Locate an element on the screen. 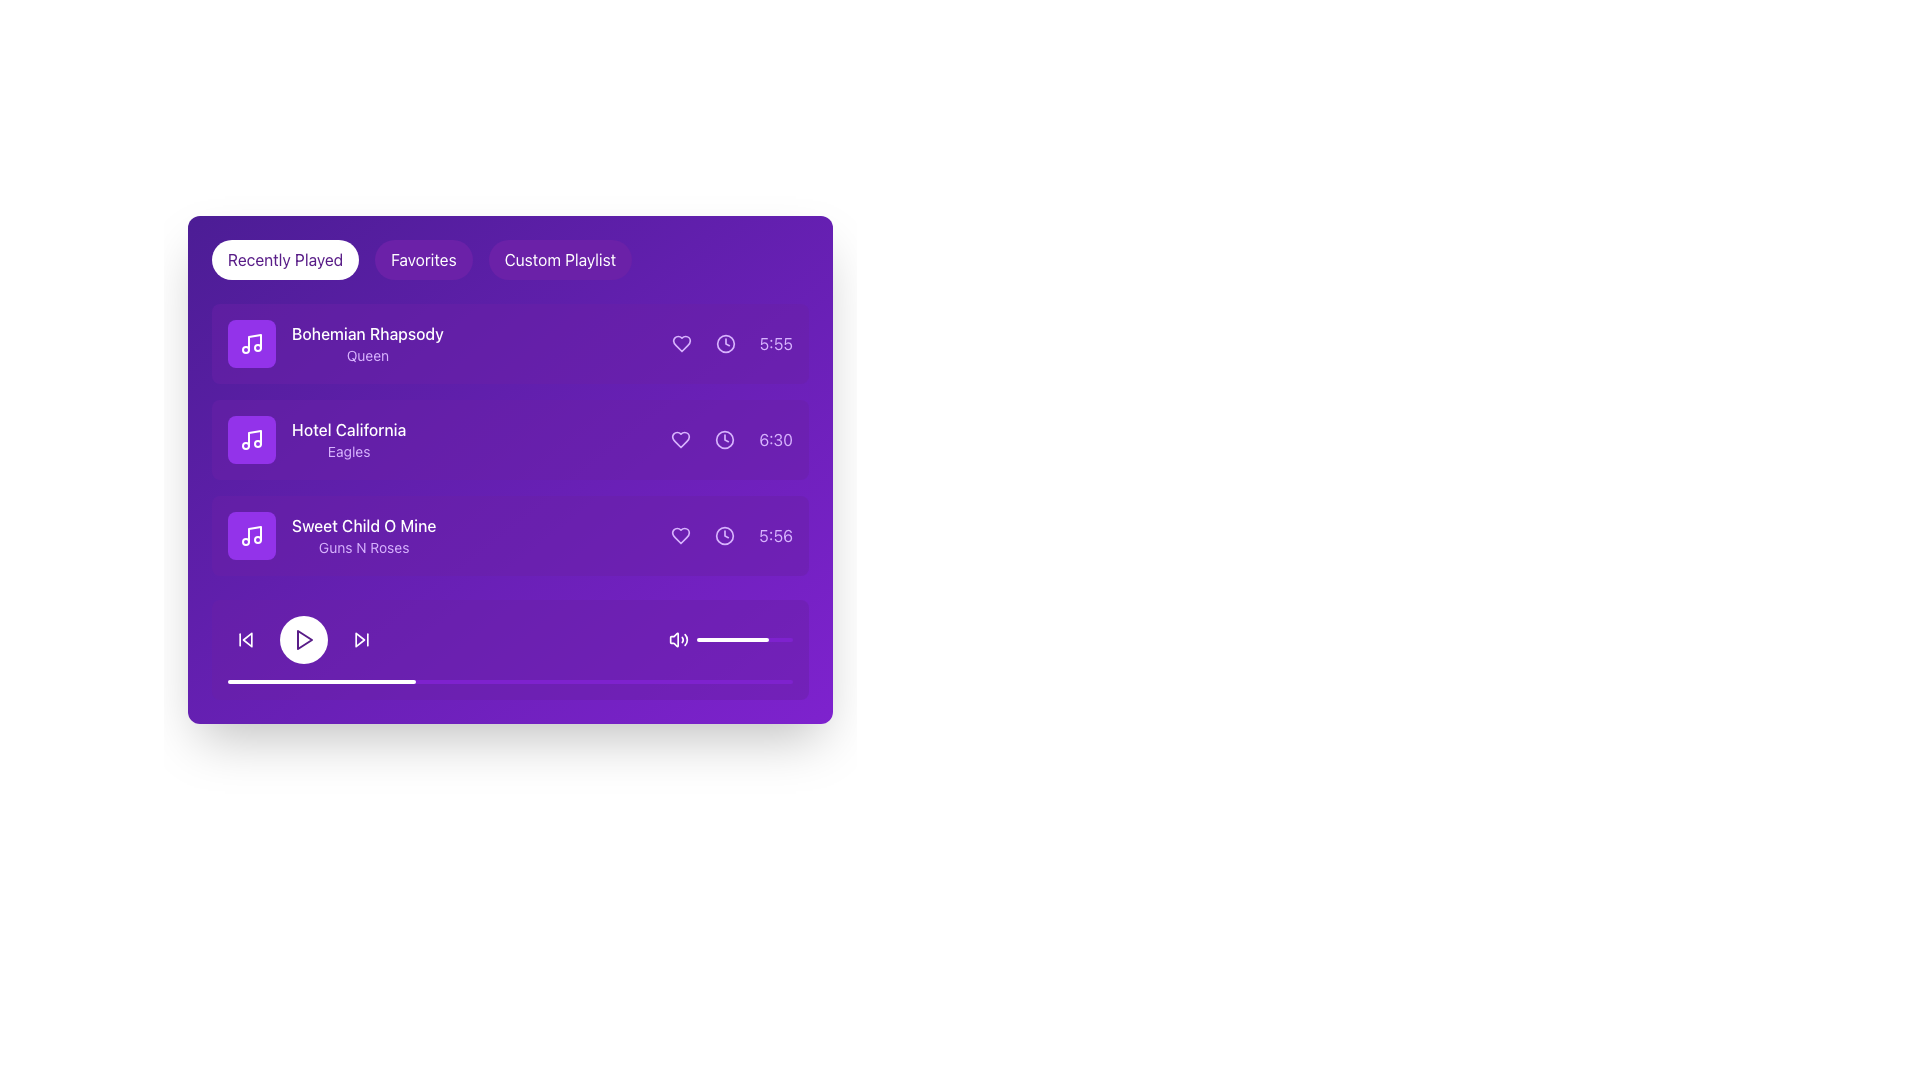  the volume control icon at the bottom right corner of the music player interface is located at coordinates (678, 640).